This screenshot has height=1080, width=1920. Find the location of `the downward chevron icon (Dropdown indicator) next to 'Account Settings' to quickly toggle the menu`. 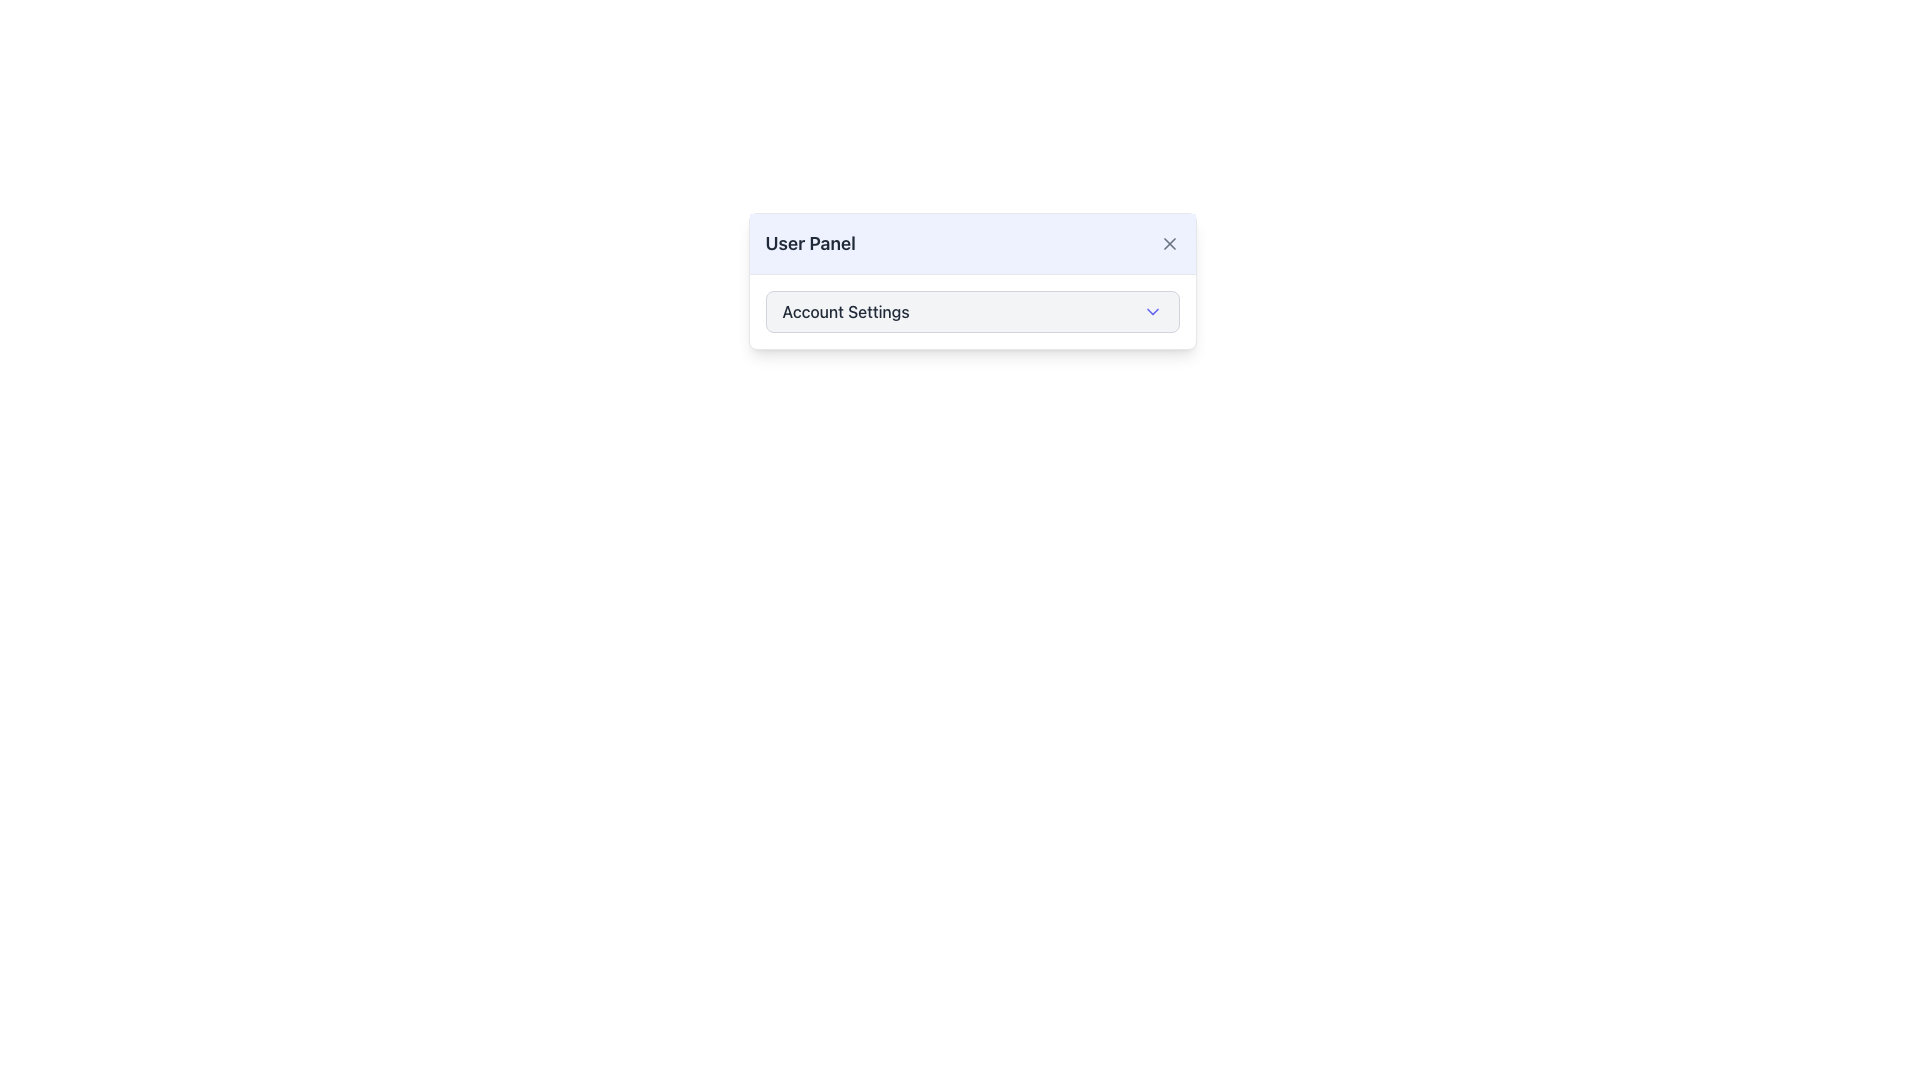

the downward chevron icon (Dropdown indicator) next to 'Account Settings' to quickly toggle the menu is located at coordinates (1152, 312).